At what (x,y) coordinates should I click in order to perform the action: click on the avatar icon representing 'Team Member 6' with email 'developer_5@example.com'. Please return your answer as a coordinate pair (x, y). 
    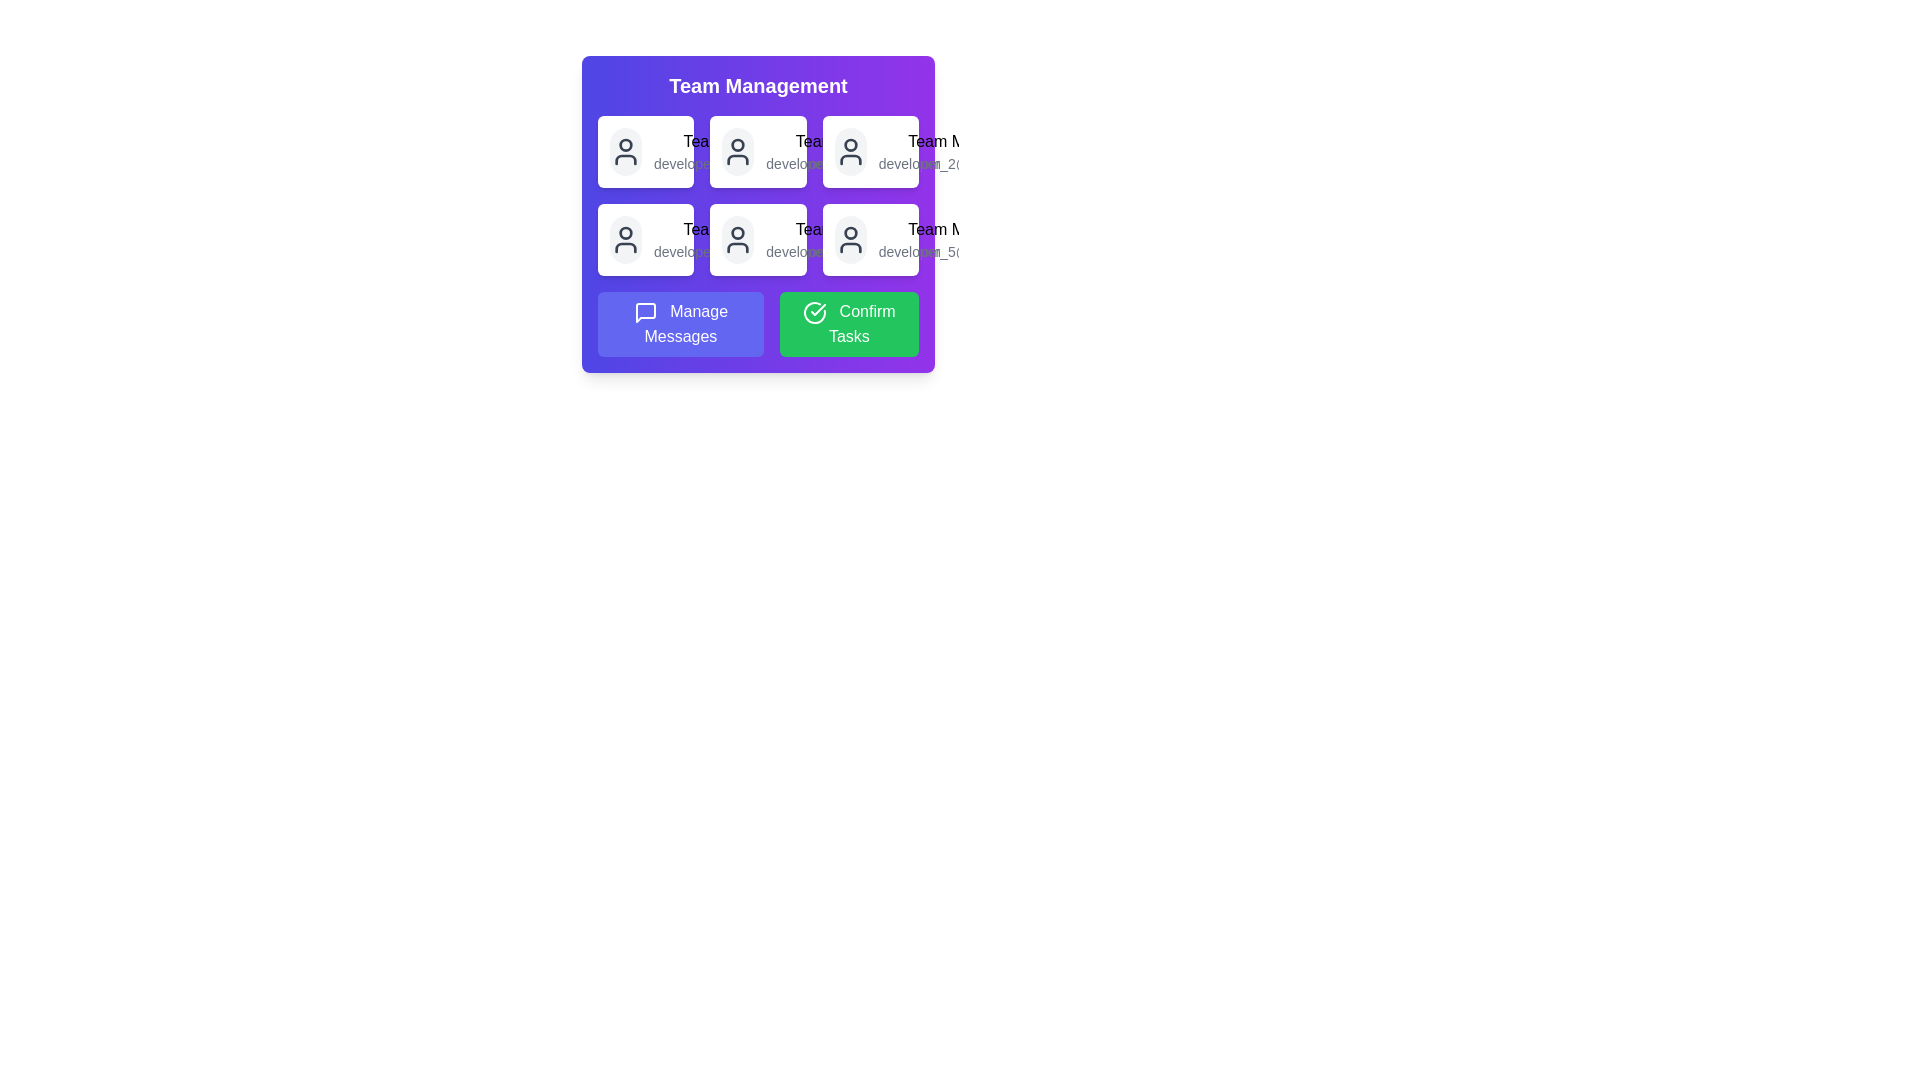
    Looking at the image, I should click on (850, 238).